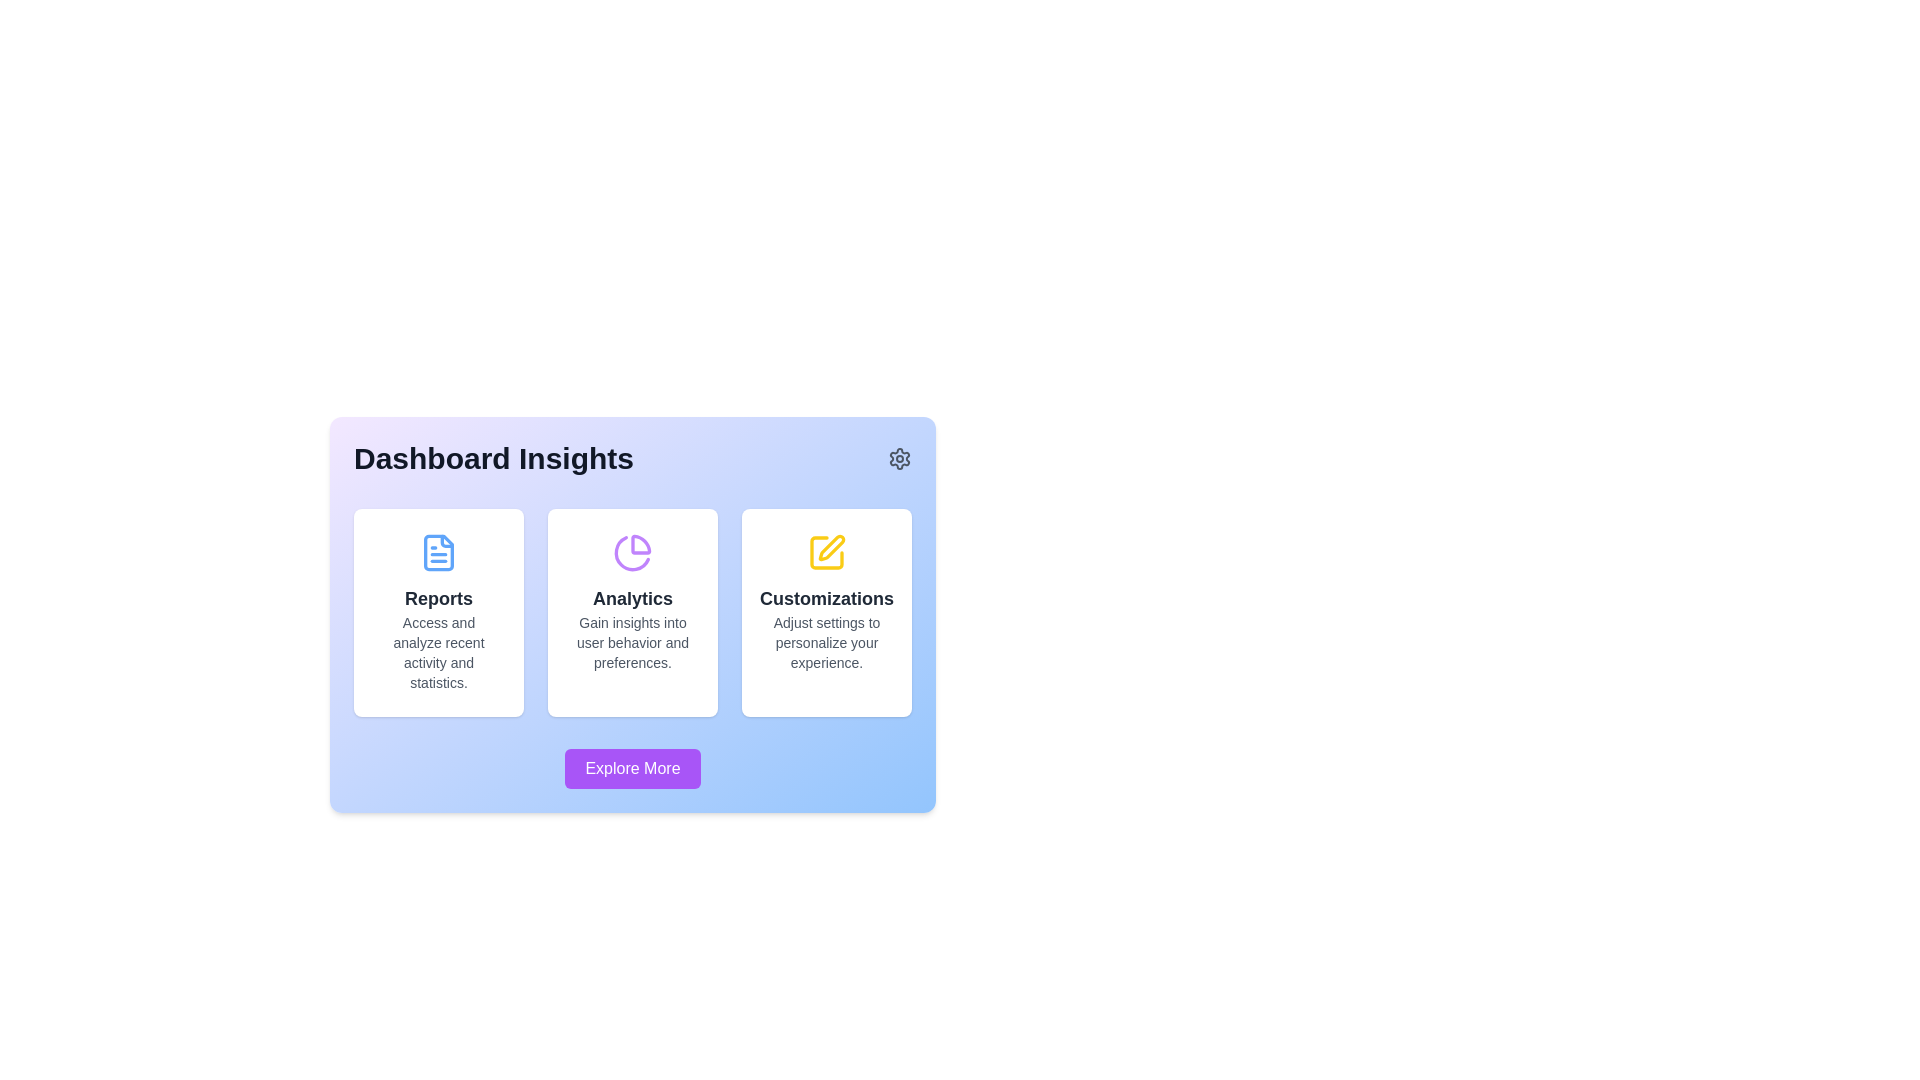 Image resolution: width=1920 pixels, height=1080 pixels. What do you see at coordinates (632, 459) in the screenshot?
I see `title or heading text element located at the top of the panel, which is aligned with a gear icon on its far right` at bounding box center [632, 459].